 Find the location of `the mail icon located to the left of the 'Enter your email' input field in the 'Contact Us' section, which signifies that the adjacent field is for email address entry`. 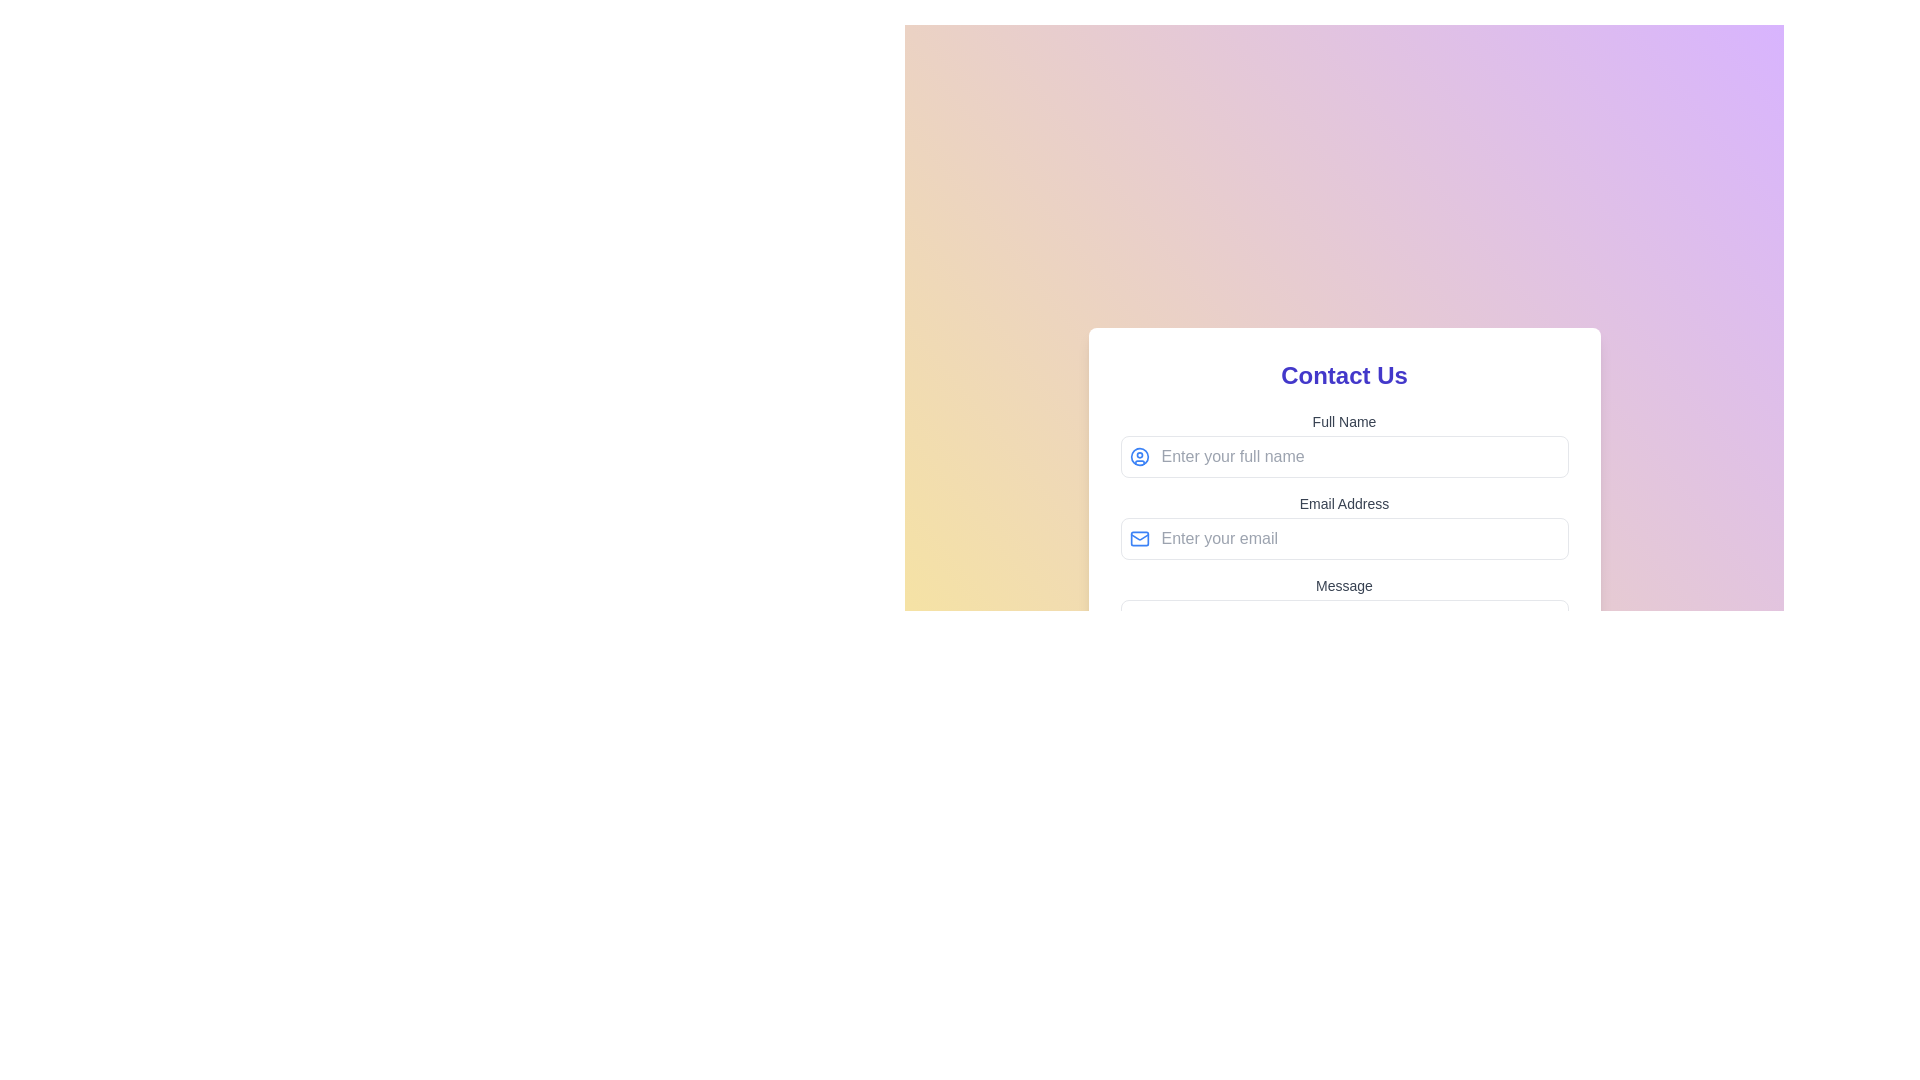

the mail icon located to the left of the 'Enter your email' input field in the 'Contact Us' section, which signifies that the adjacent field is for email address entry is located at coordinates (1139, 538).